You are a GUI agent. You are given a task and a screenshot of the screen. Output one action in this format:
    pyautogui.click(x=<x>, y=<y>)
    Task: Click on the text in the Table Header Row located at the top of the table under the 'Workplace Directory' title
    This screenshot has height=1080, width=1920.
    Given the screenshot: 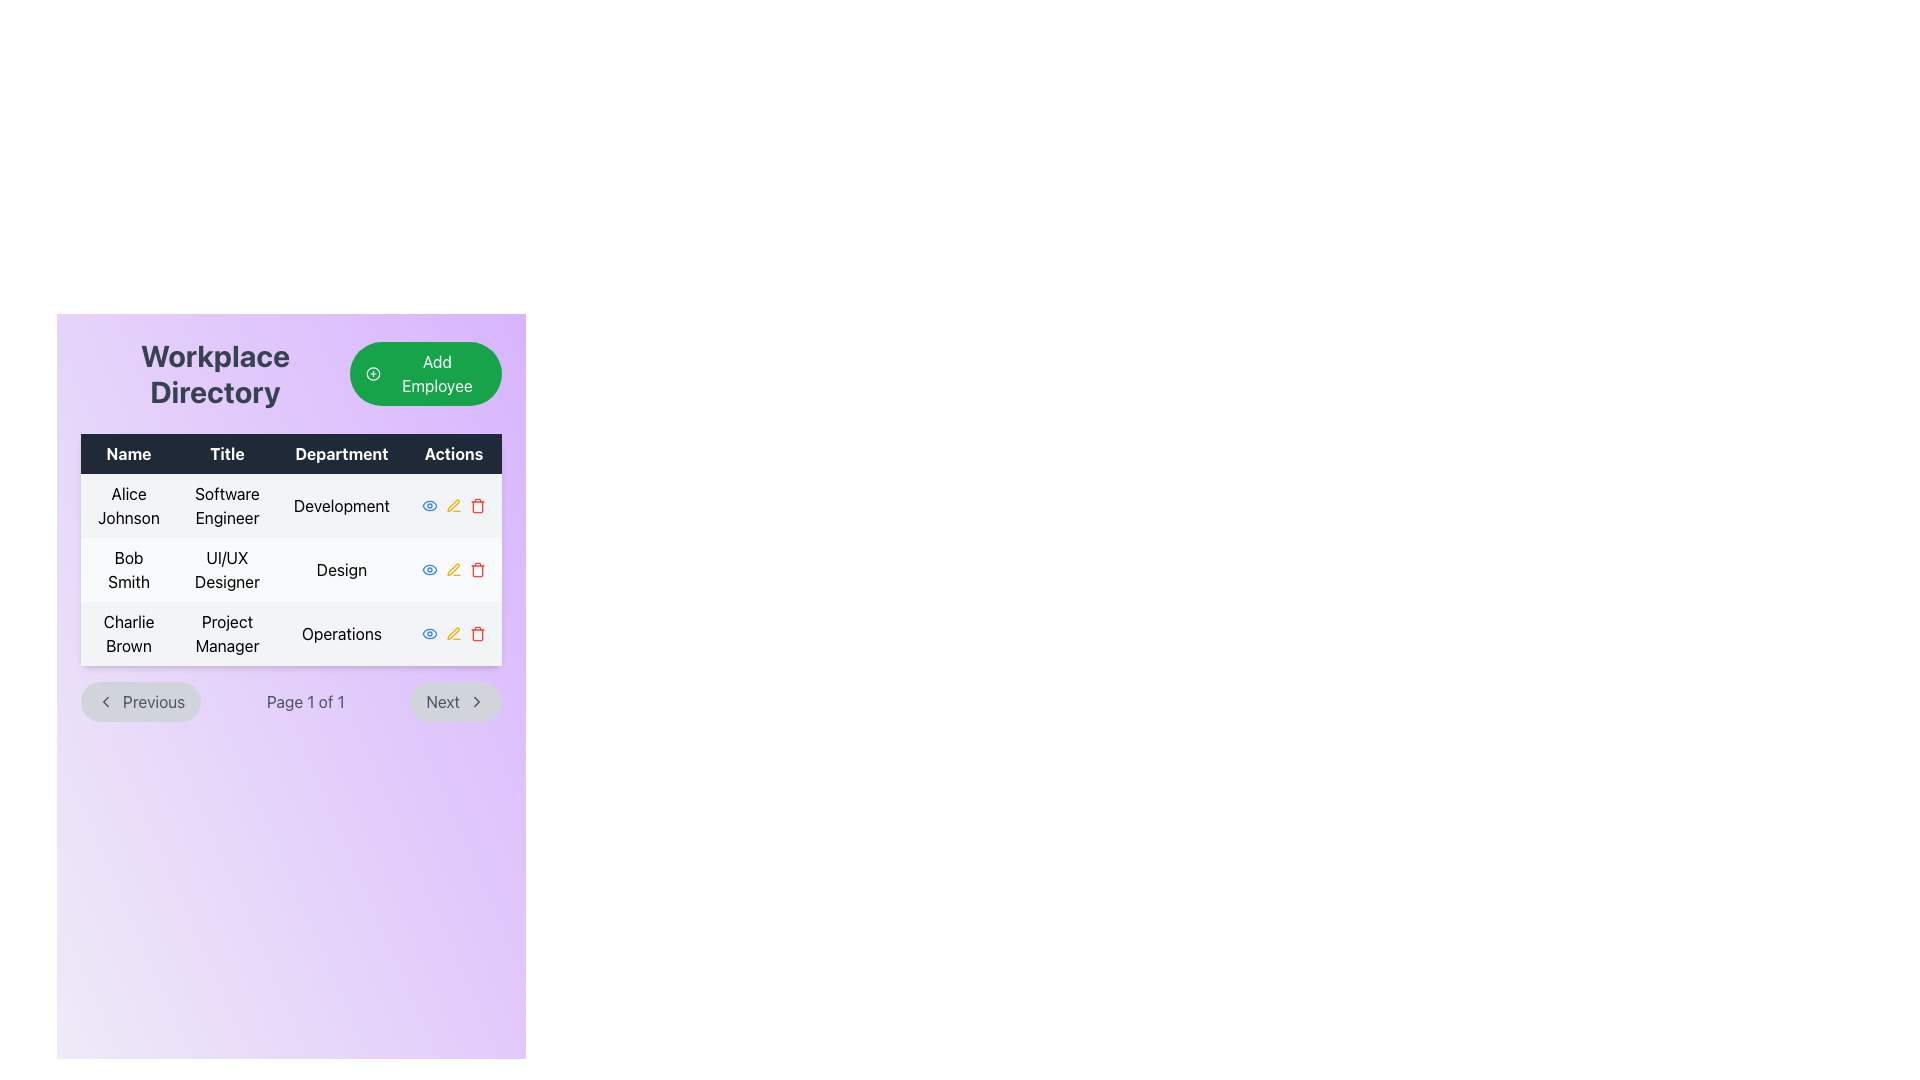 What is the action you would take?
    pyautogui.click(x=290, y=454)
    